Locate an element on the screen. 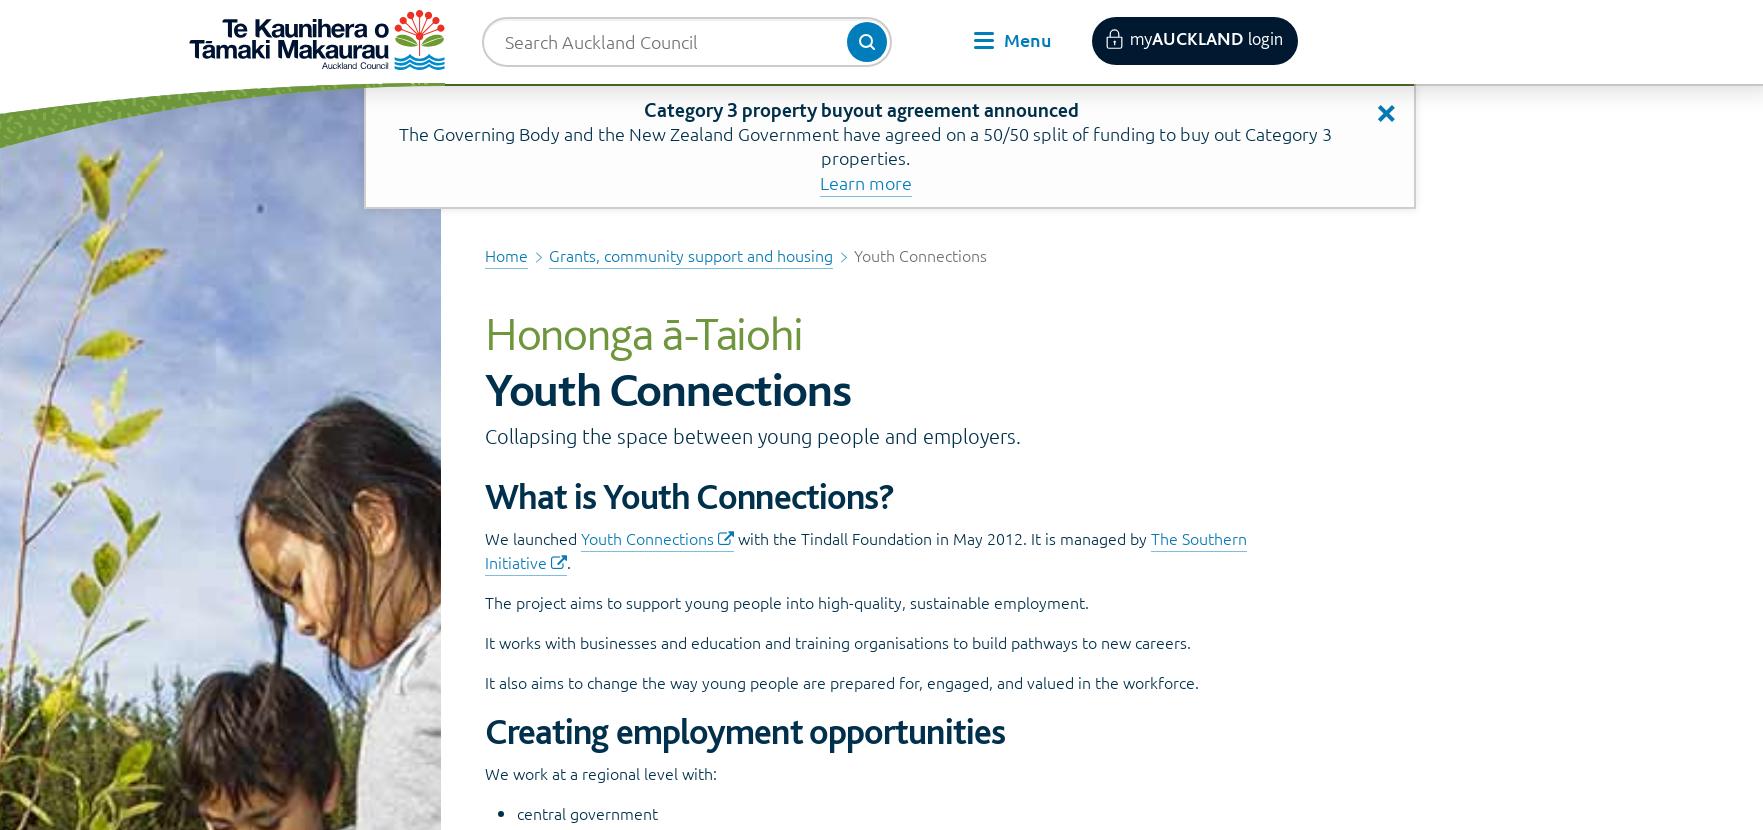  'AUCKLAND' is located at coordinates (1150, 37).